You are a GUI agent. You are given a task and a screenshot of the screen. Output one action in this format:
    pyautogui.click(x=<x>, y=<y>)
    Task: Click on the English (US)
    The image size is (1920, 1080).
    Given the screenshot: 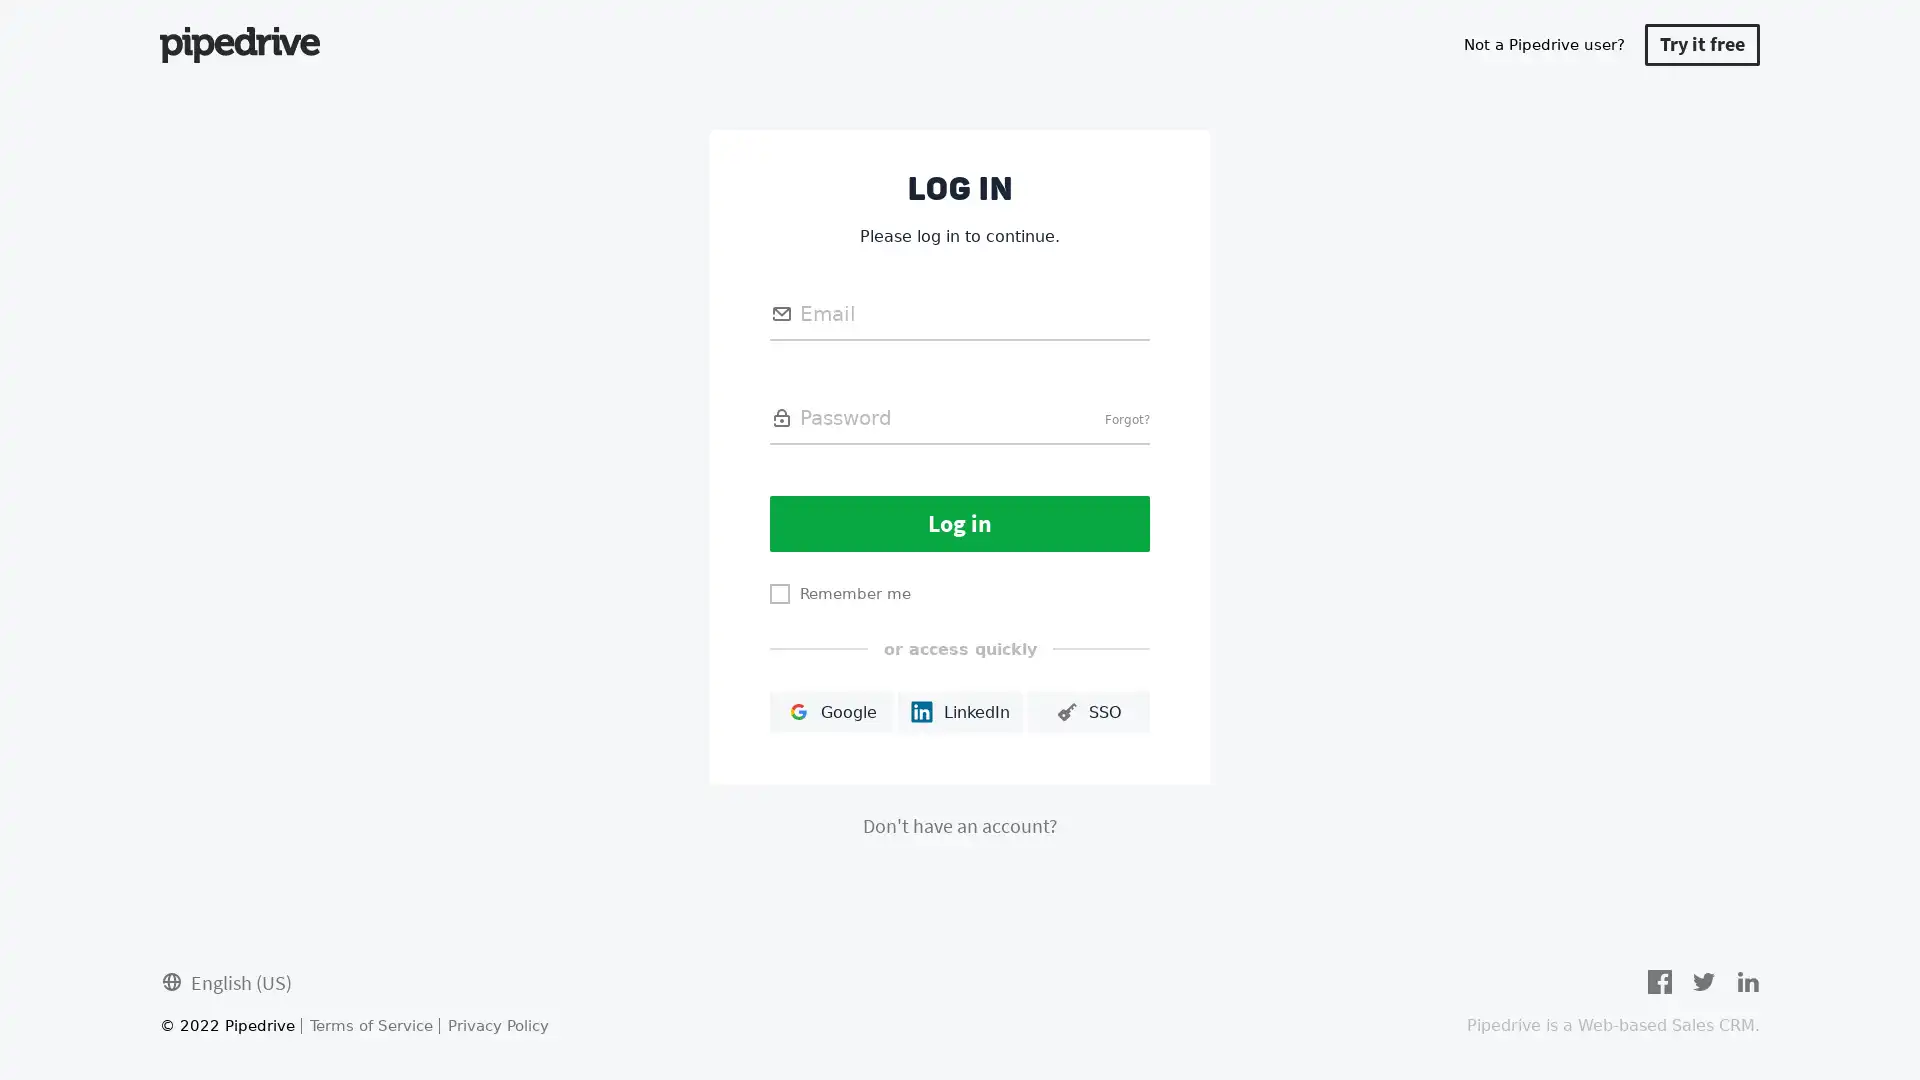 What is the action you would take?
    pyautogui.click(x=225, y=981)
    